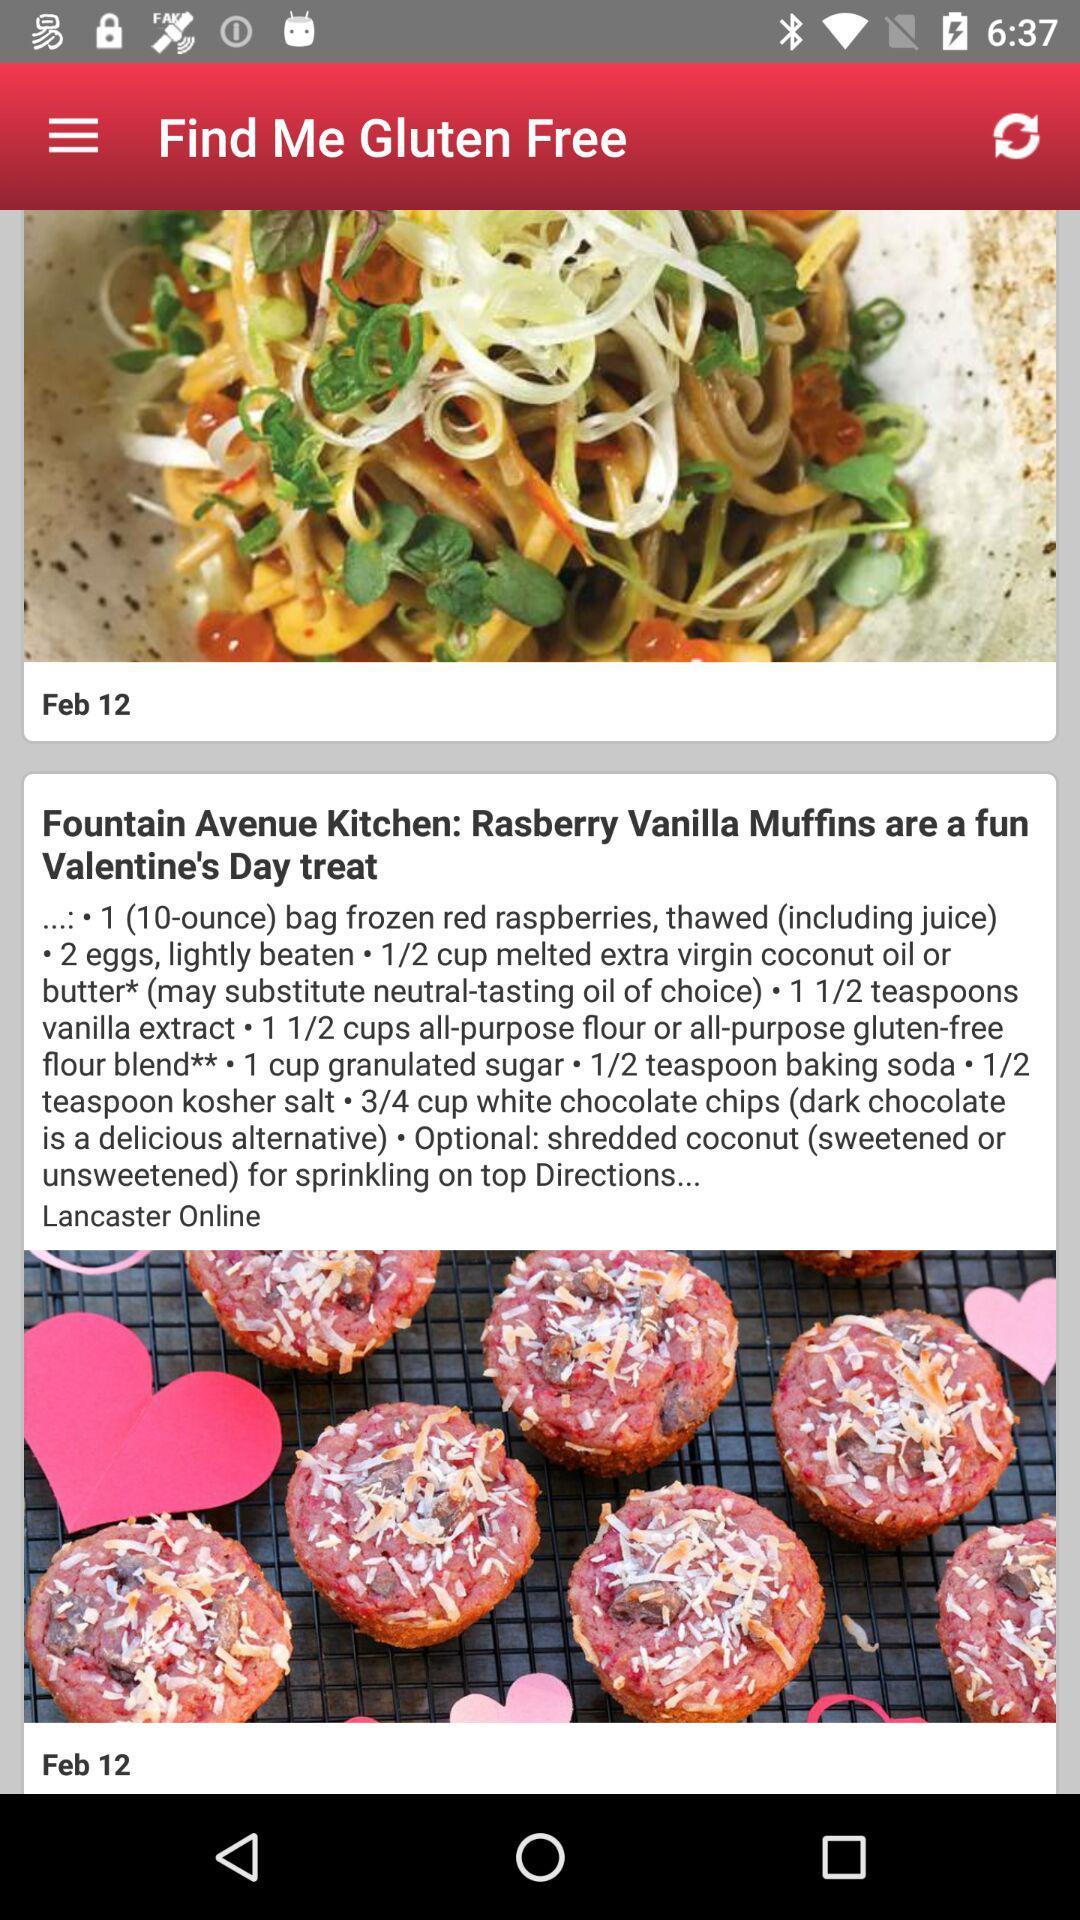 The height and width of the screenshot is (1920, 1080). I want to click on the item above lancaster online, so click(540, 1043).